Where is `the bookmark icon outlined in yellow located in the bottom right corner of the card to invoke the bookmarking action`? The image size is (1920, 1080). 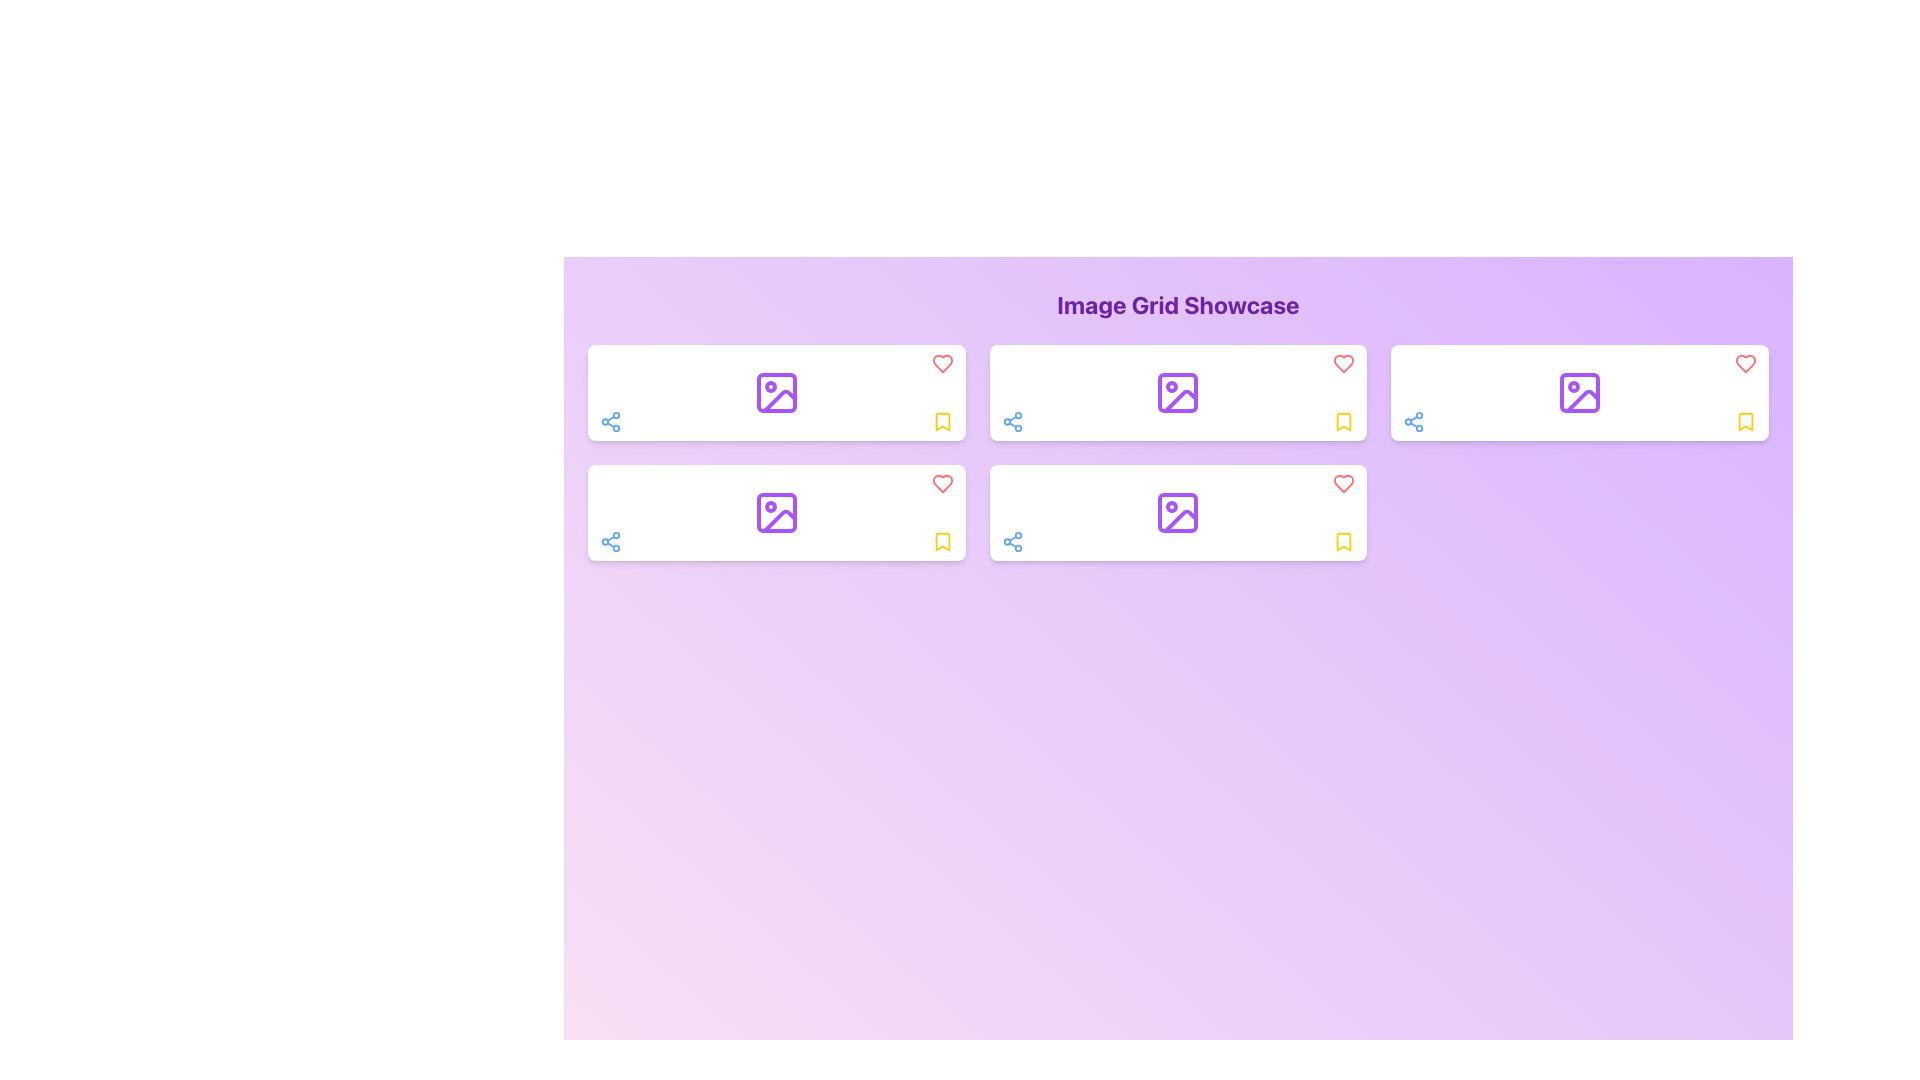 the bookmark icon outlined in yellow located in the bottom right corner of the card to invoke the bookmarking action is located at coordinates (1344, 420).